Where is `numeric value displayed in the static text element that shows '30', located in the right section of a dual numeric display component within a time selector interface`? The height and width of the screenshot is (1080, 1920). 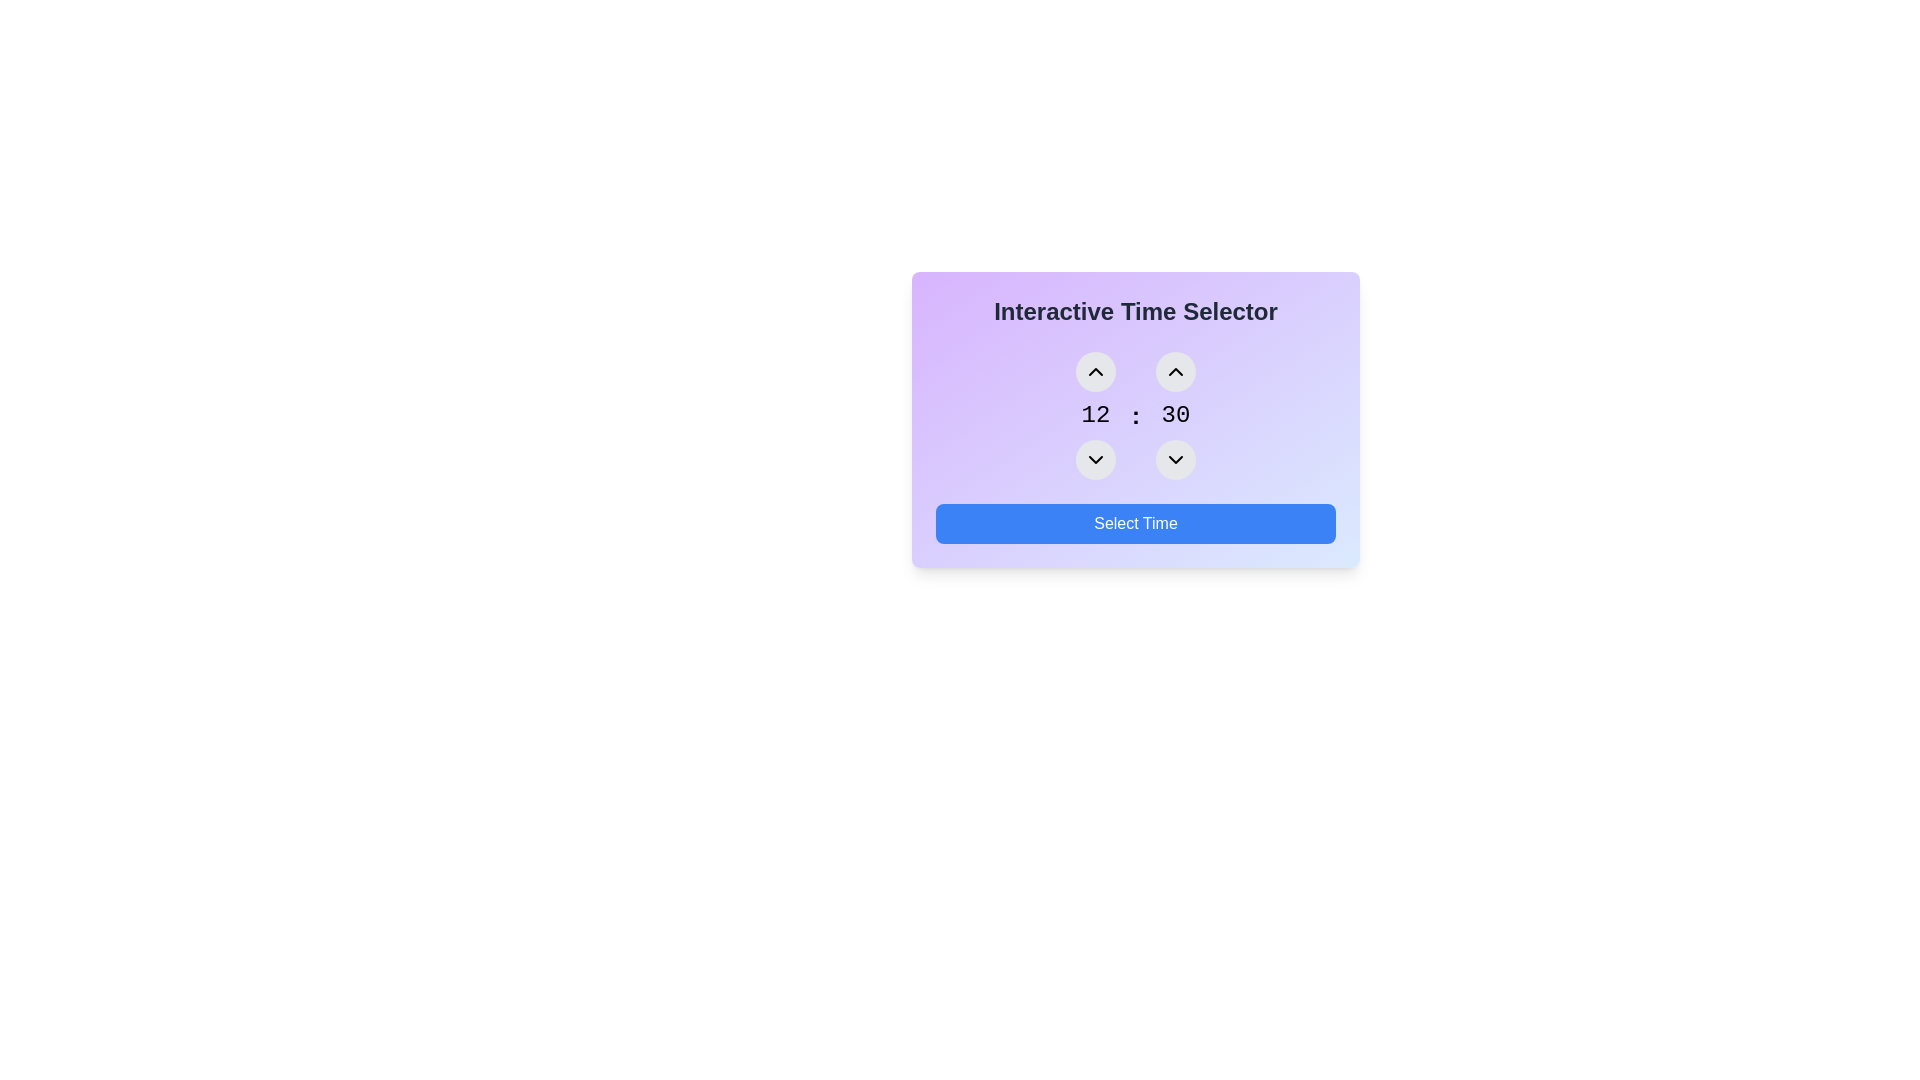 numeric value displayed in the static text element that shows '30', located in the right section of a dual numeric display component within a time selector interface is located at coordinates (1176, 415).